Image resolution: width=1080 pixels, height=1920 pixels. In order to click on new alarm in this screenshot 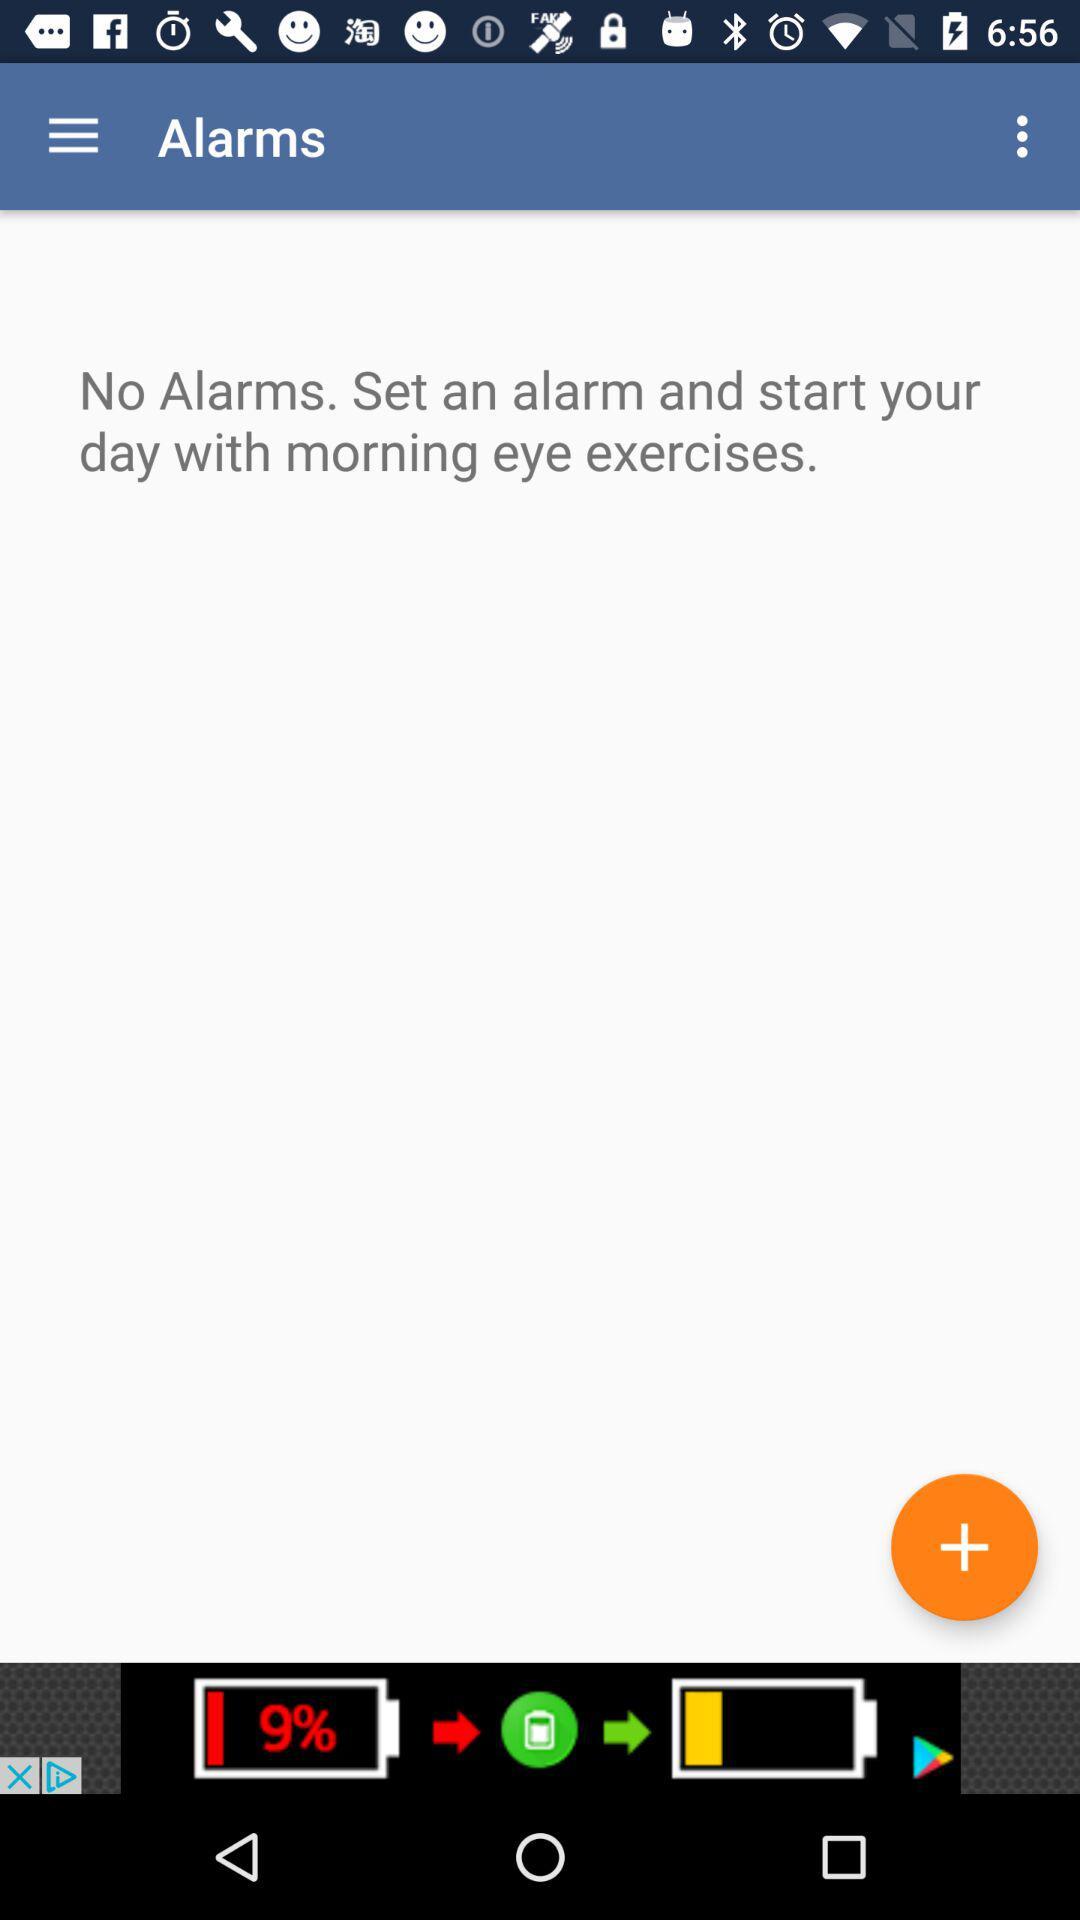, I will do `click(963, 1546)`.